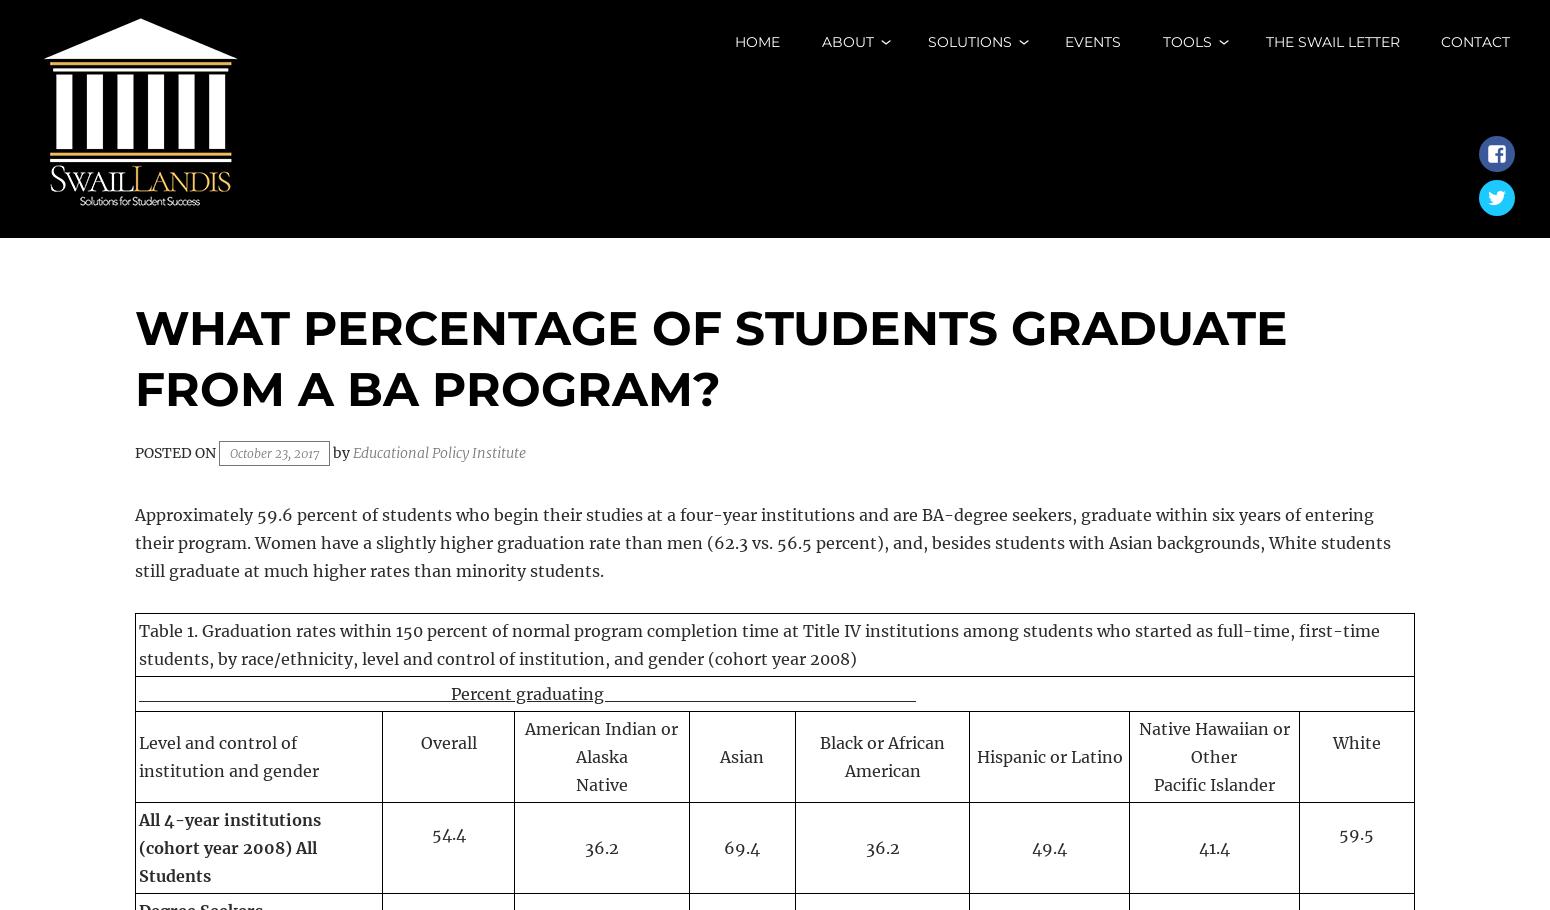 The height and width of the screenshot is (910, 1550). What do you see at coordinates (882, 741) in the screenshot?
I see `'Black or African'` at bounding box center [882, 741].